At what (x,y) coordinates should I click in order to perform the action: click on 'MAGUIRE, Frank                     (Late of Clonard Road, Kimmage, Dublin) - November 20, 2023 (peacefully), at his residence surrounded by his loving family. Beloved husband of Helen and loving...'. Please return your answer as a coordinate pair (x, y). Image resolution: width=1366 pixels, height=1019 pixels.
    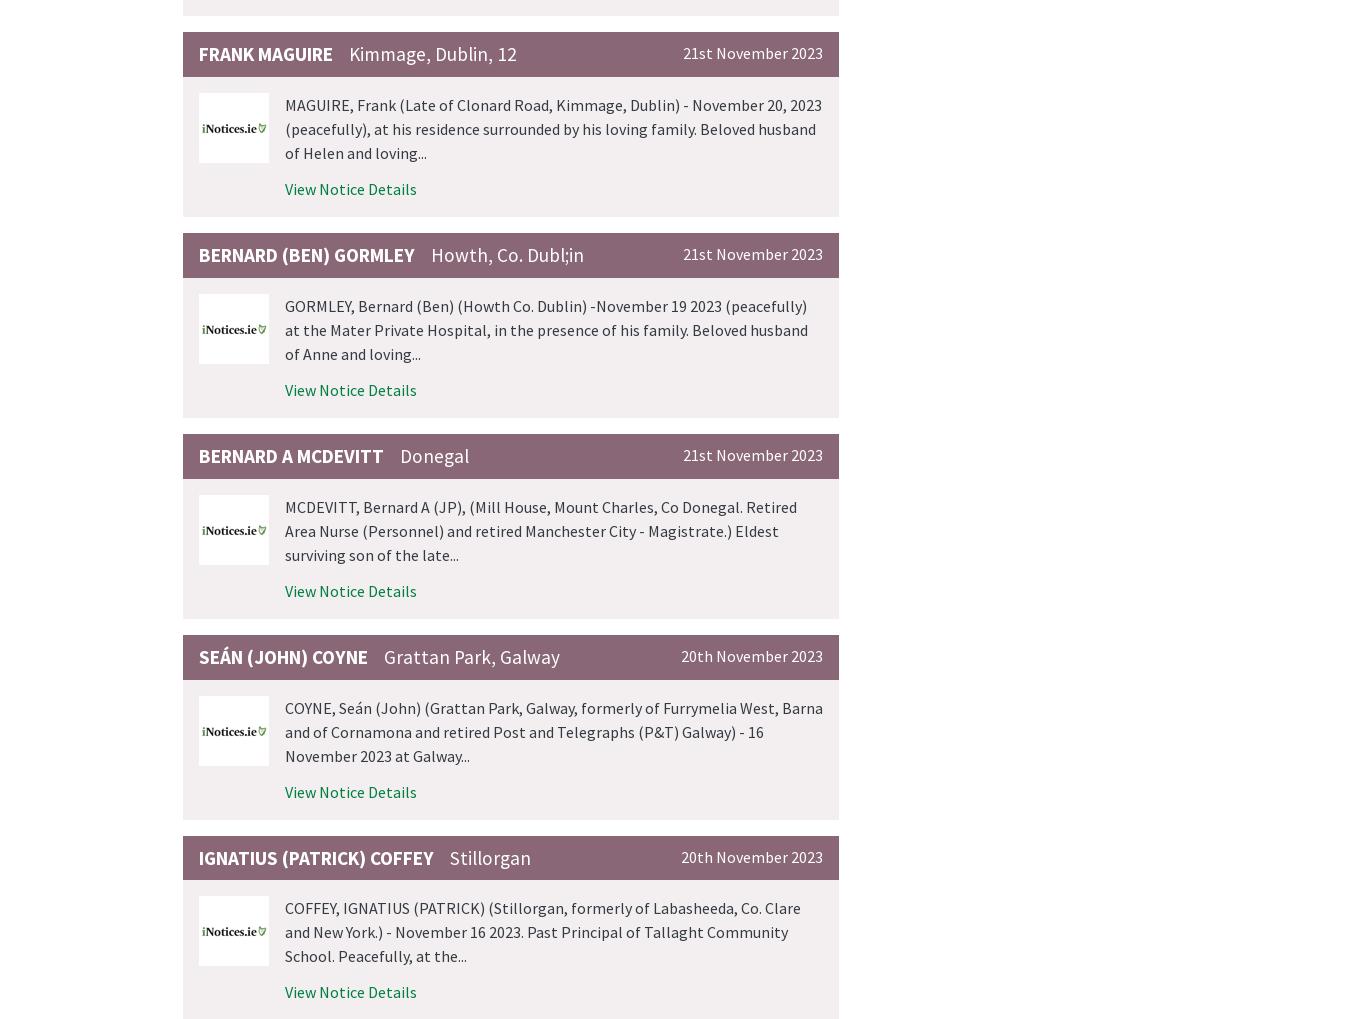
    Looking at the image, I should click on (553, 128).